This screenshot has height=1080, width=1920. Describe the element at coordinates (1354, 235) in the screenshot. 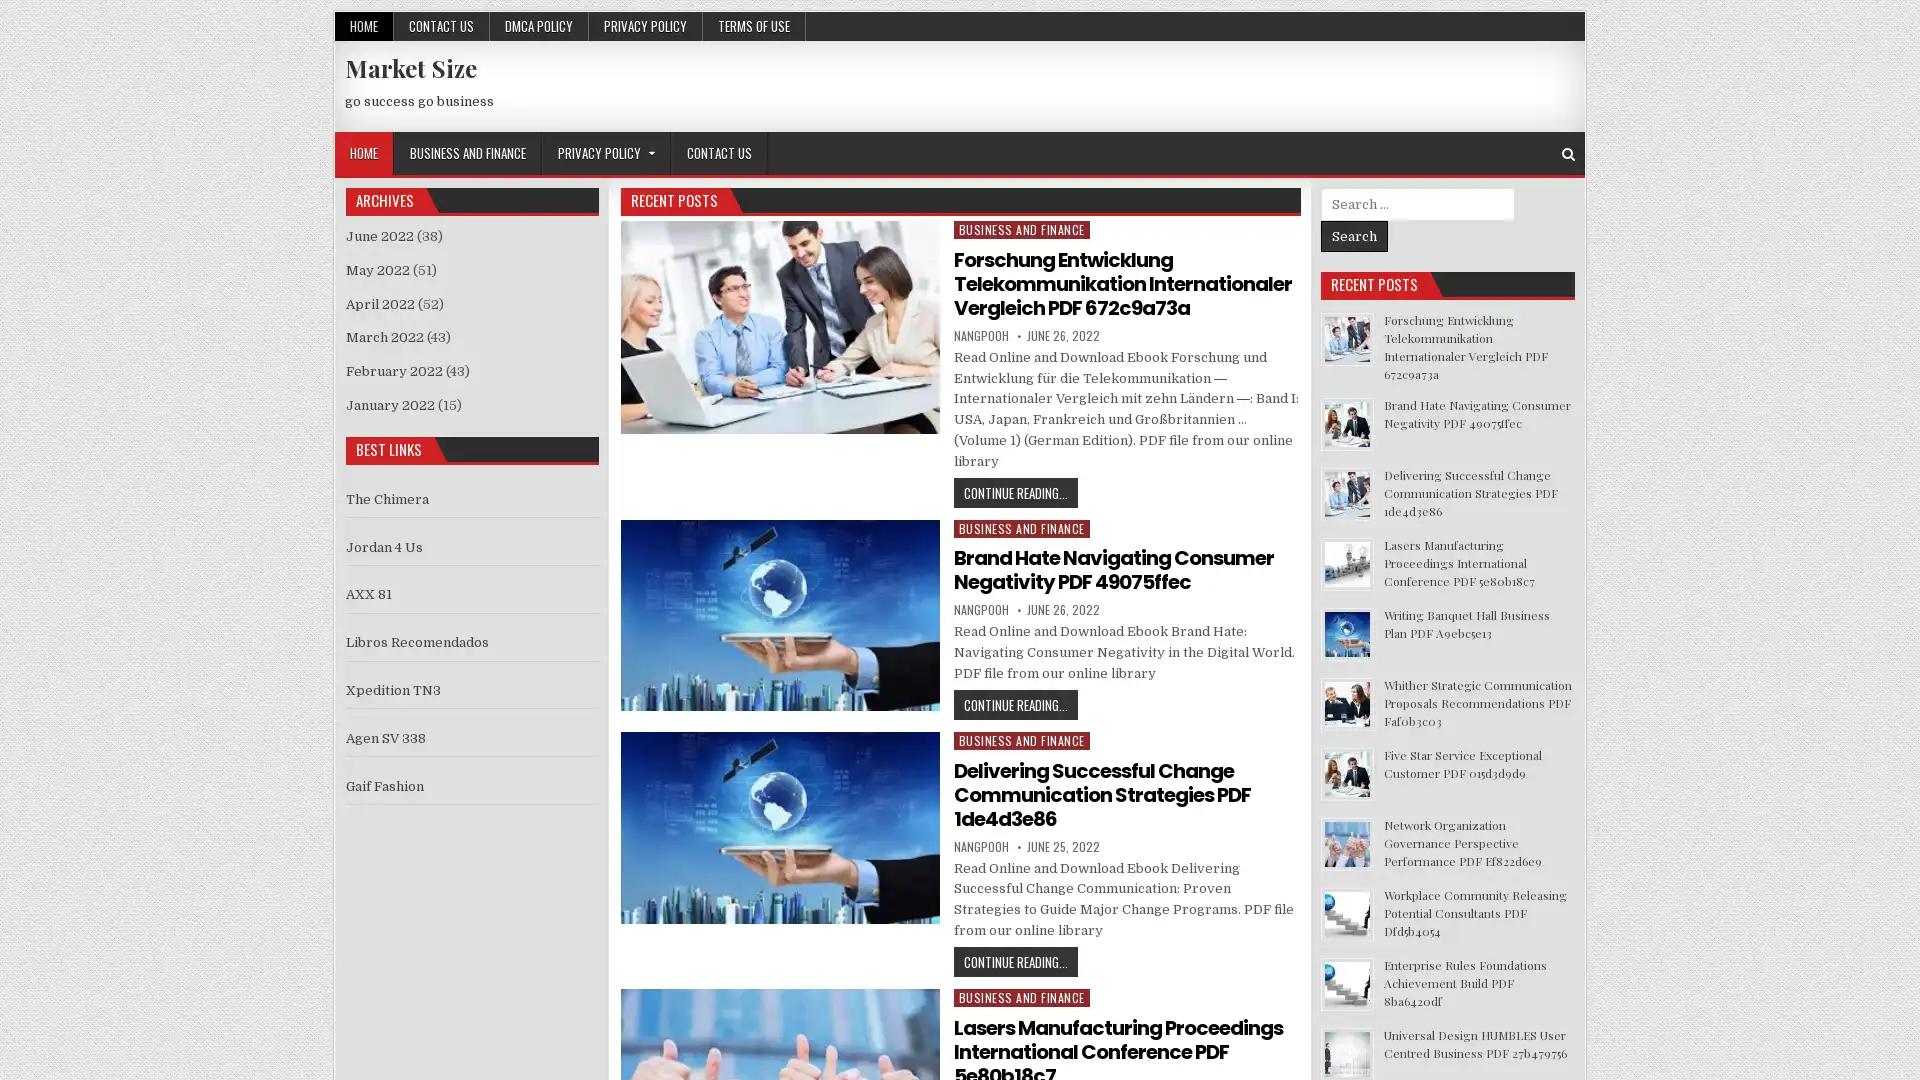

I see `Search` at that location.